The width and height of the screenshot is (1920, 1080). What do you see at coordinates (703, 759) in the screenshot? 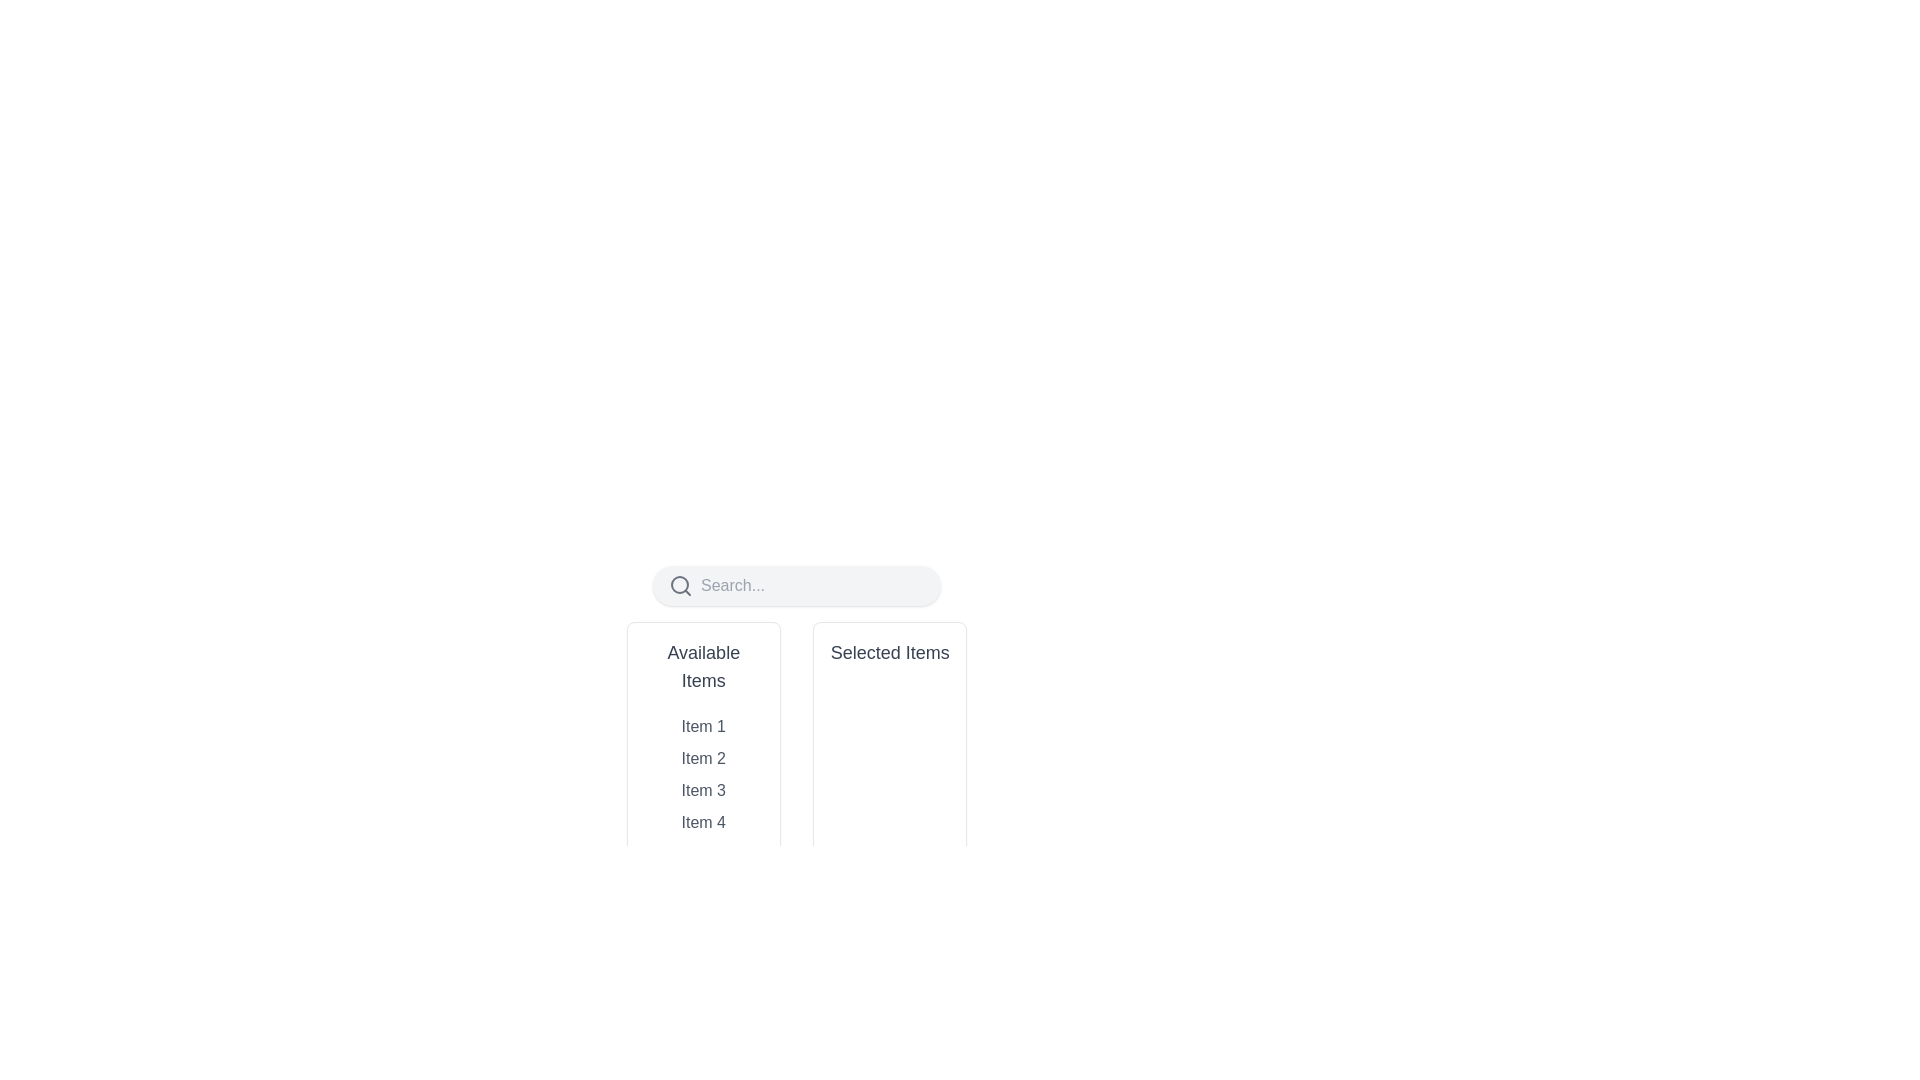
I see `the second list item in the 'Available Items' area to change its style` at bounding box center [703, 759].